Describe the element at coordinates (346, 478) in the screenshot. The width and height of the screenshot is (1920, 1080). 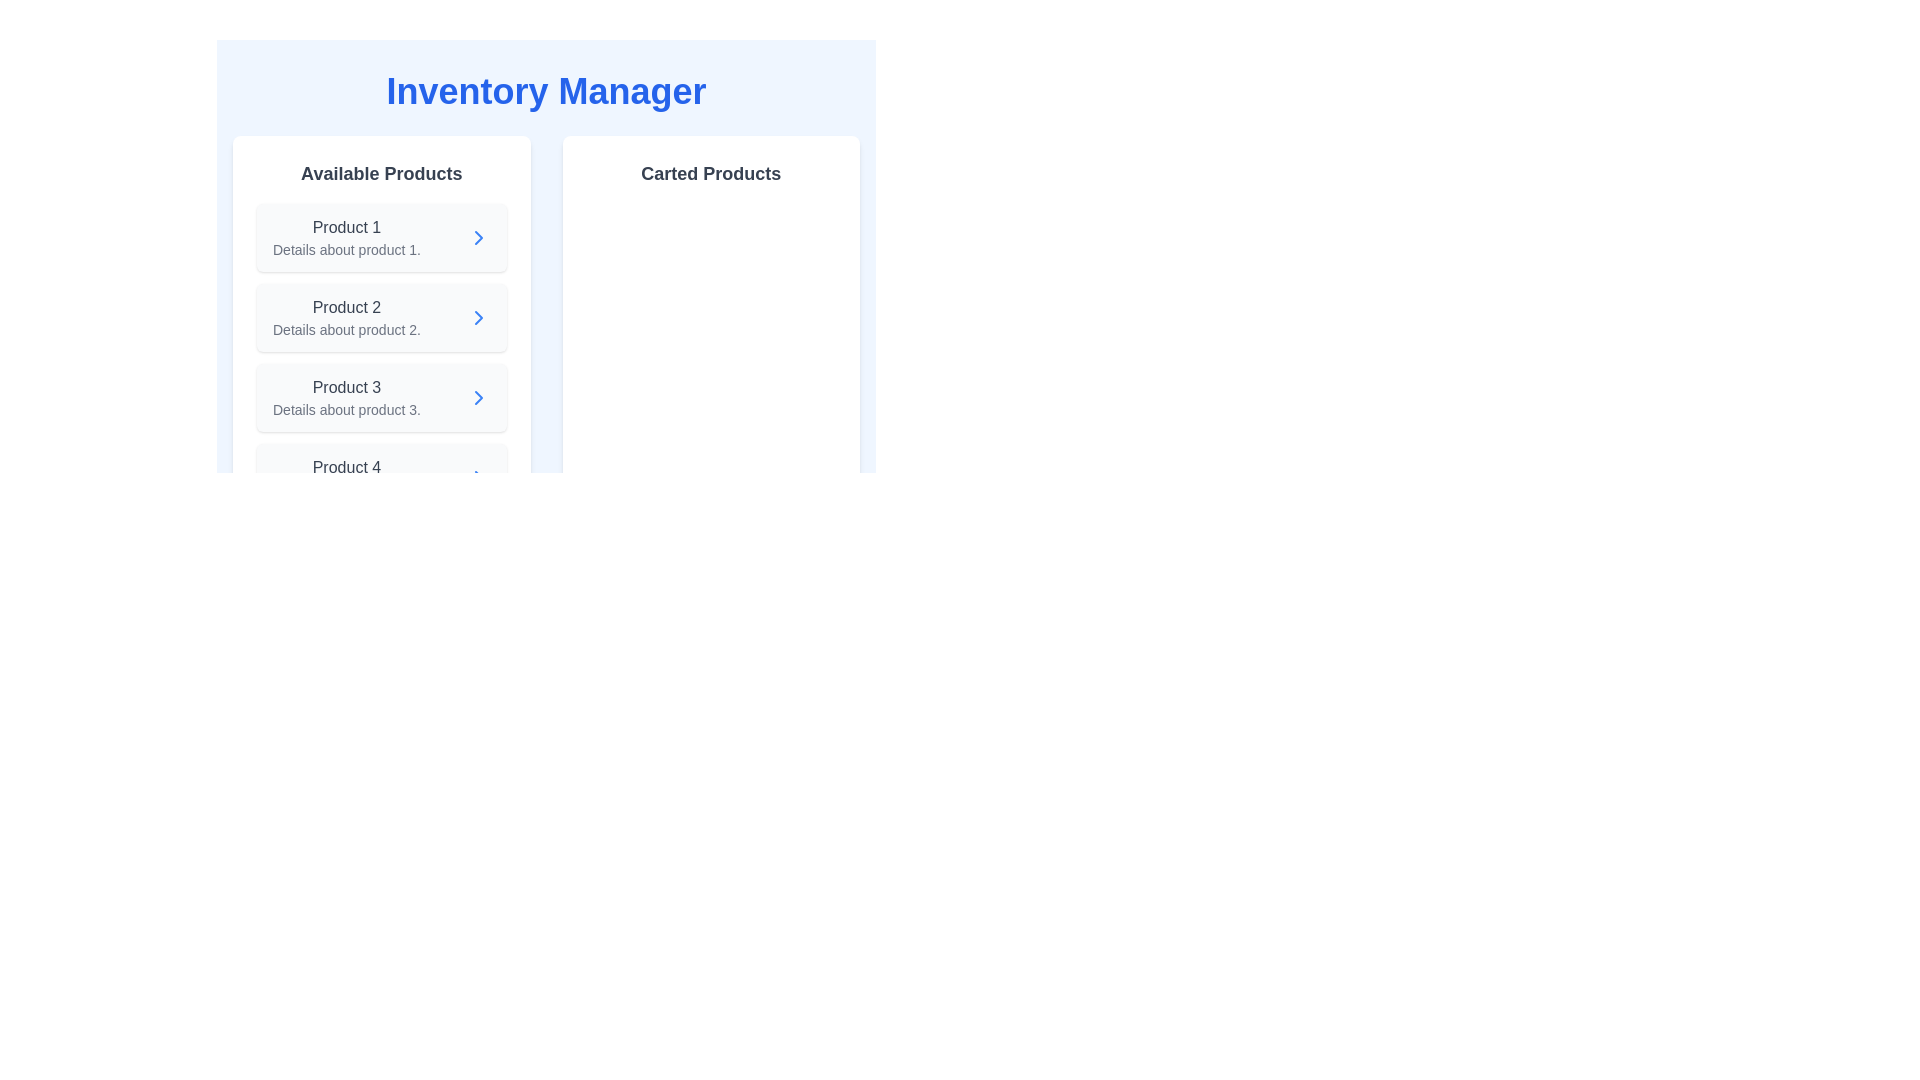
I see `the static text component displaying 'Product 4' with the description 'Details about product 4.' located in the 'Available Products' section, positioned below 'Product 3'` at that location.